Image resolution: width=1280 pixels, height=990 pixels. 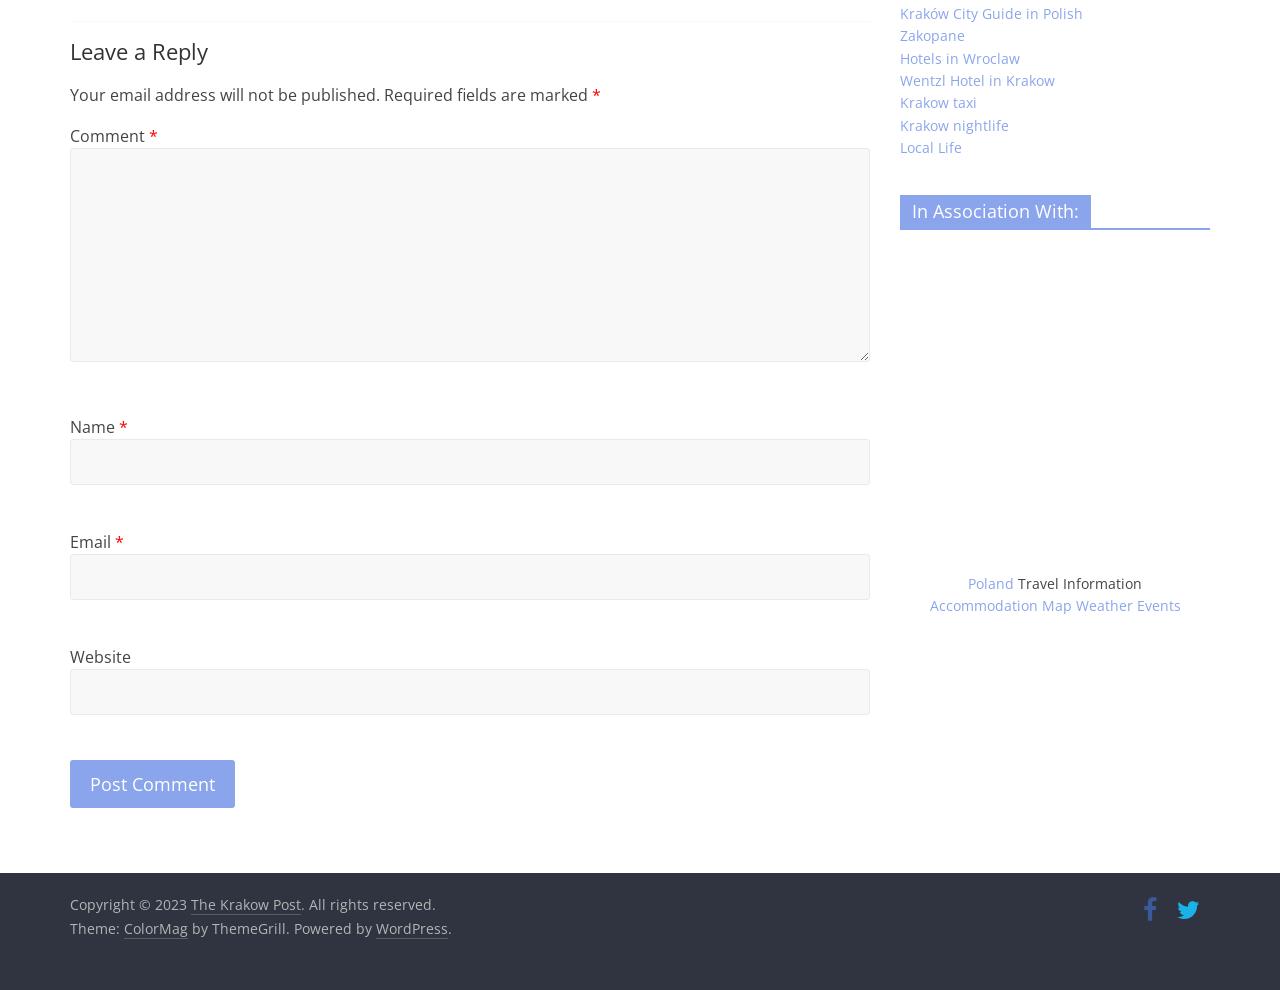 What do you see at coordinates (70, 49) in the screenshot?
I see `'Leave a Reply'` at bounding box center [70, 49].